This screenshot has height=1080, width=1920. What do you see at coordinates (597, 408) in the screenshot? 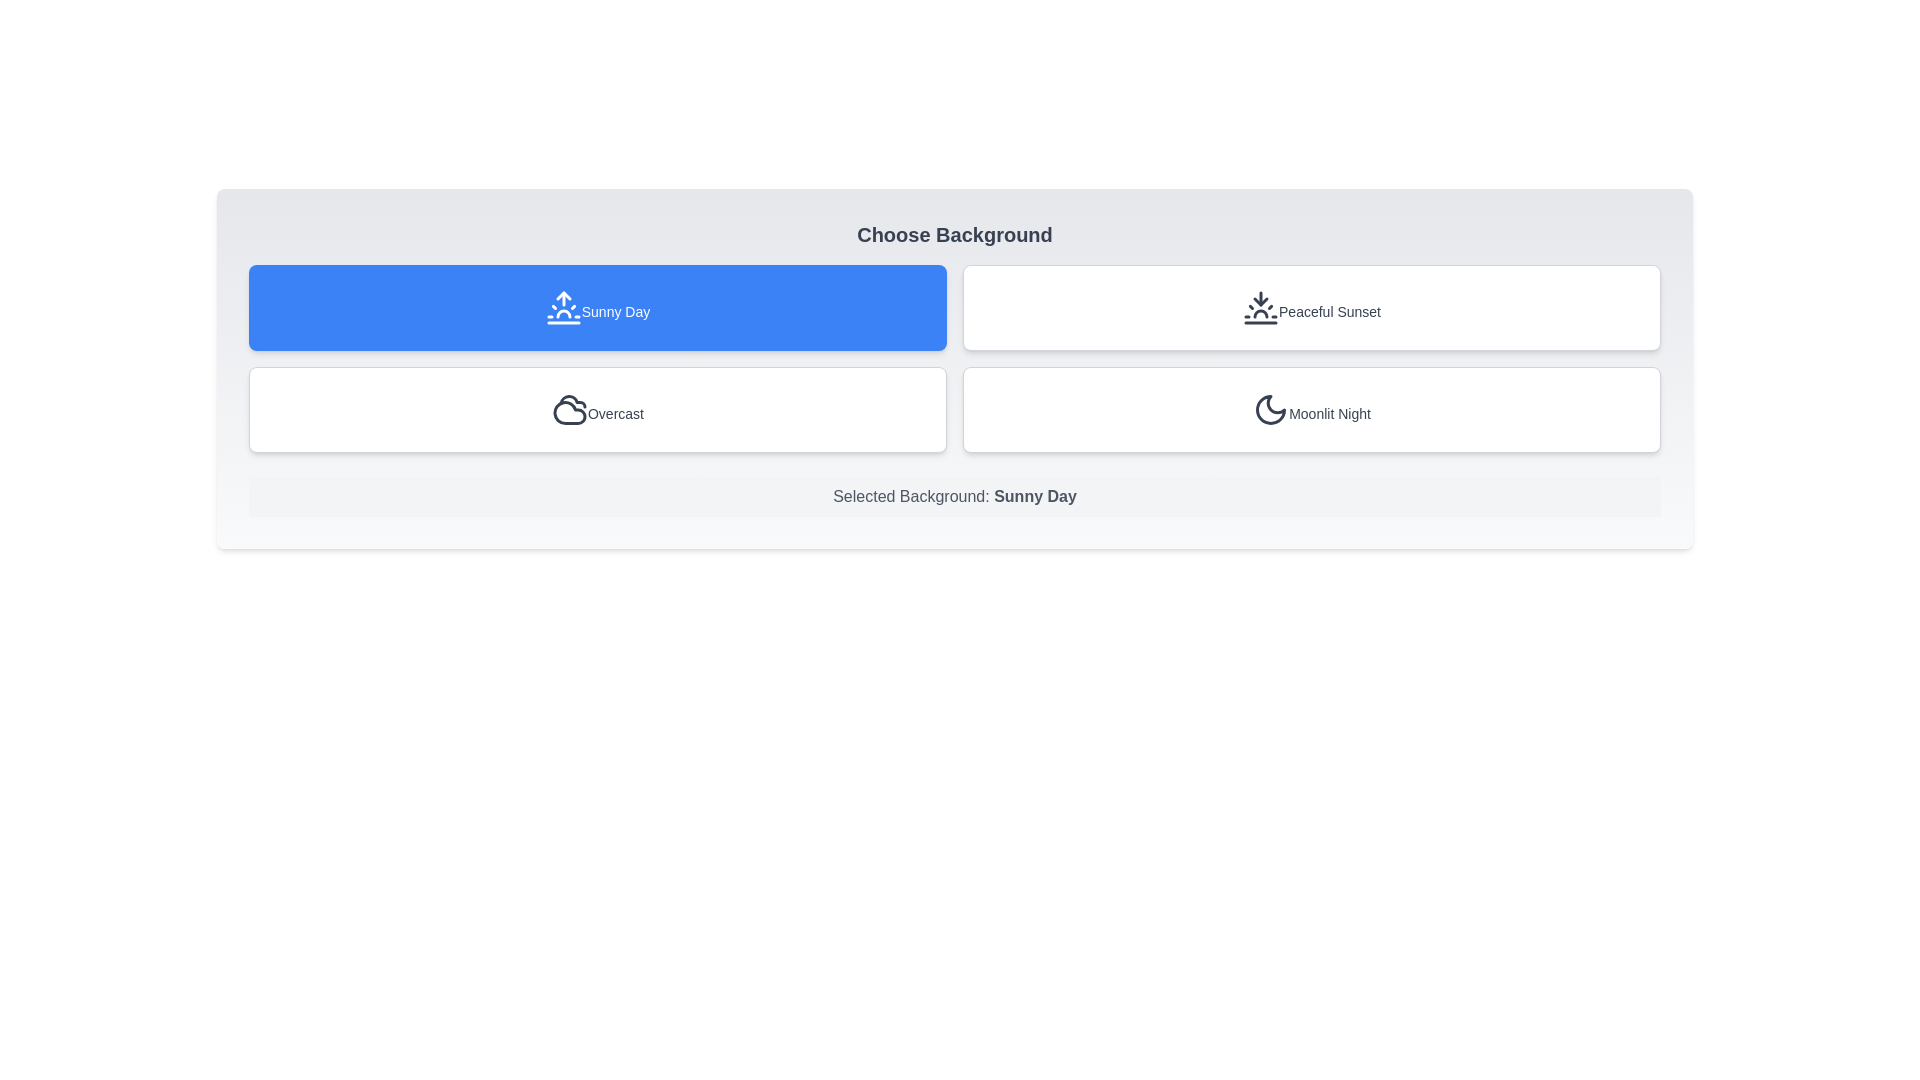
I see `the button for Overcast to preview its hover effect` at bounding box center [597, 408].